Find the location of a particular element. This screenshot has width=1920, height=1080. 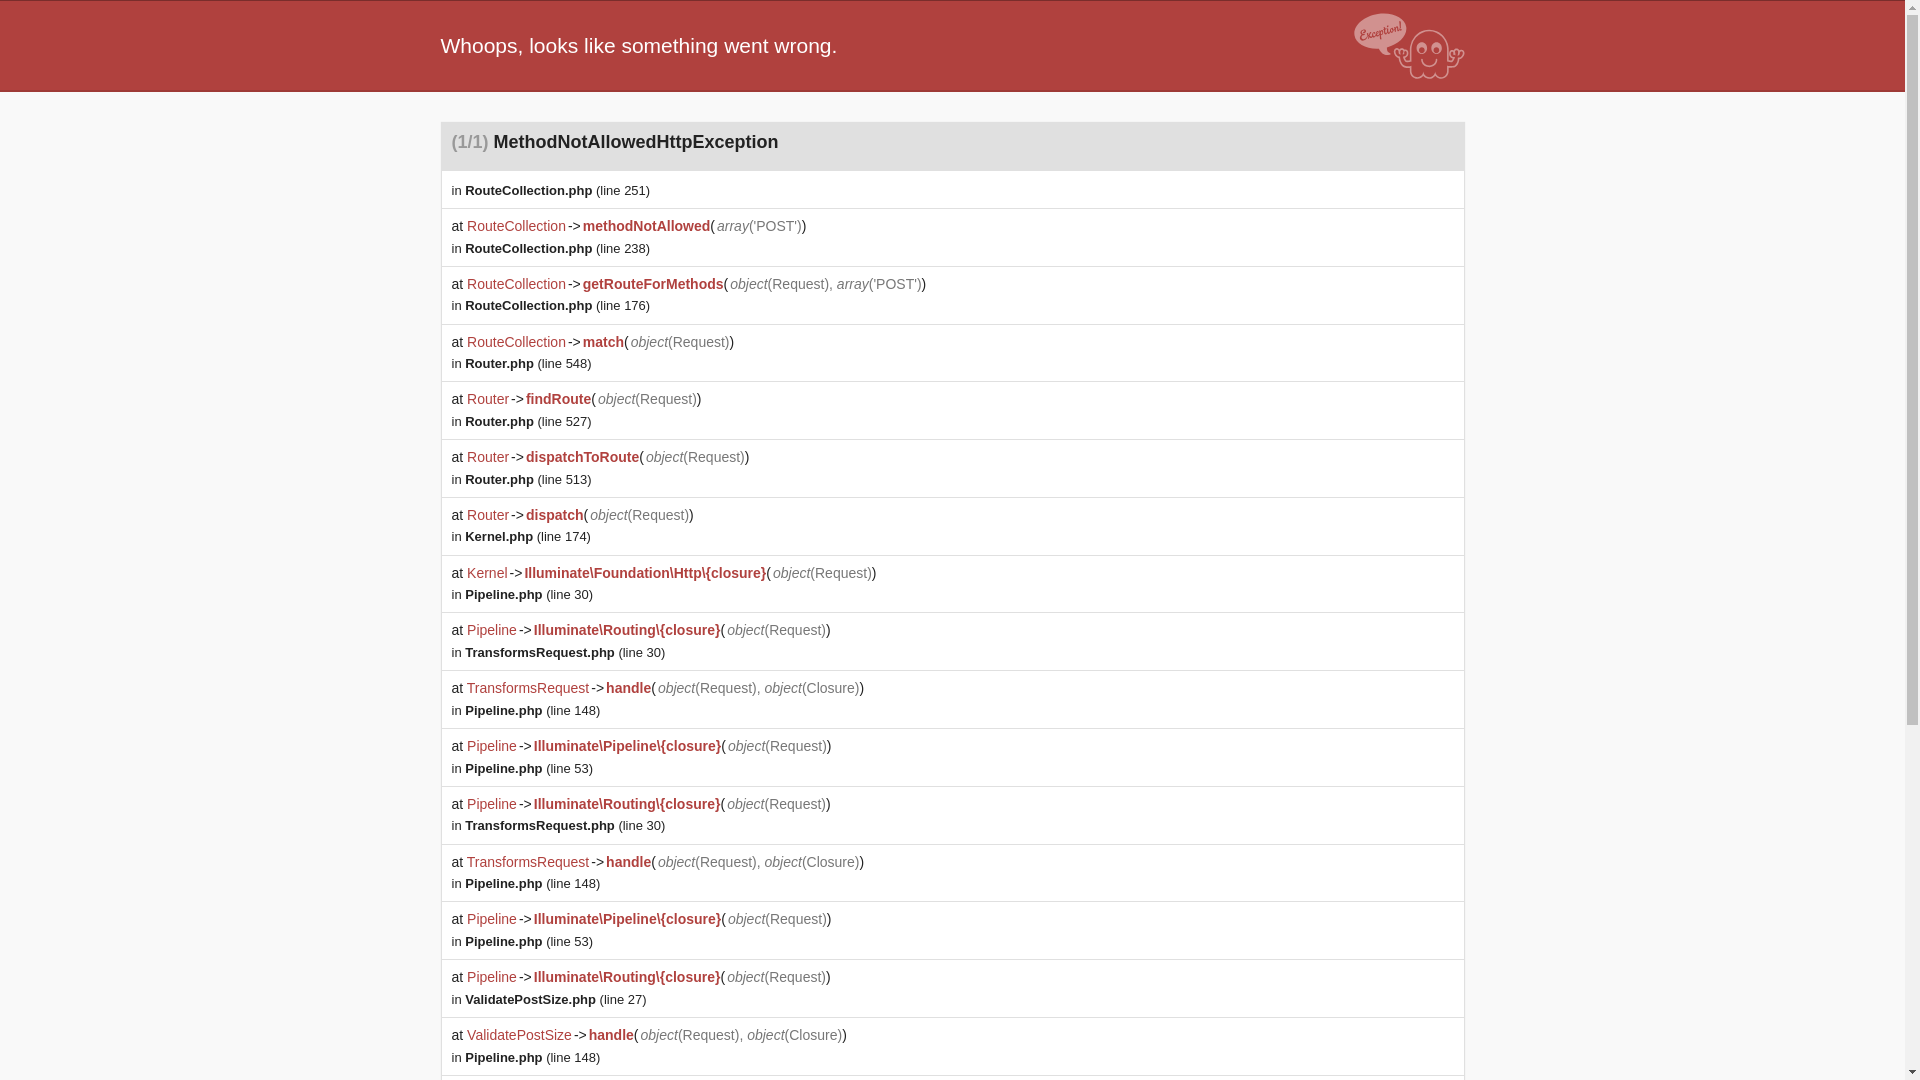

'Pipeline.php (line 53)' is located at coordinates (528, 767).